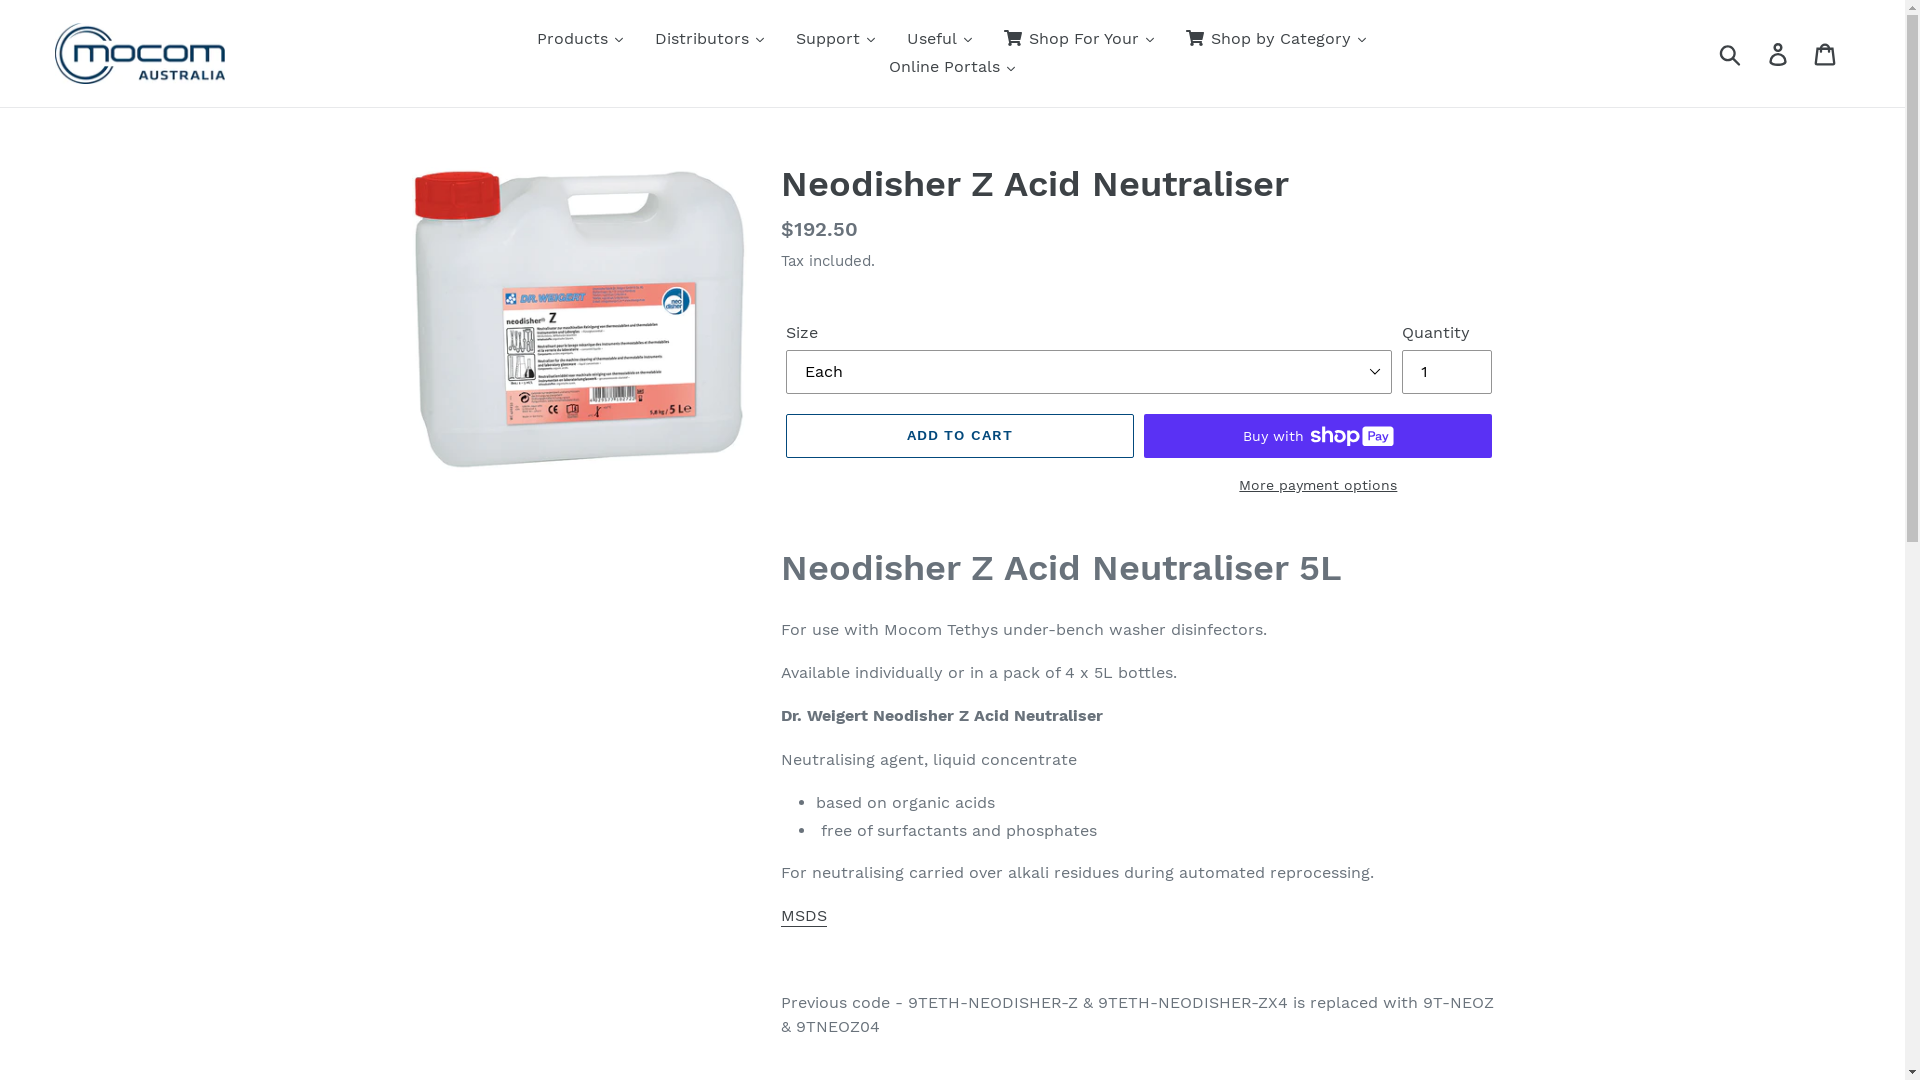  I want to click on 'Distributors', so click(710, 38).